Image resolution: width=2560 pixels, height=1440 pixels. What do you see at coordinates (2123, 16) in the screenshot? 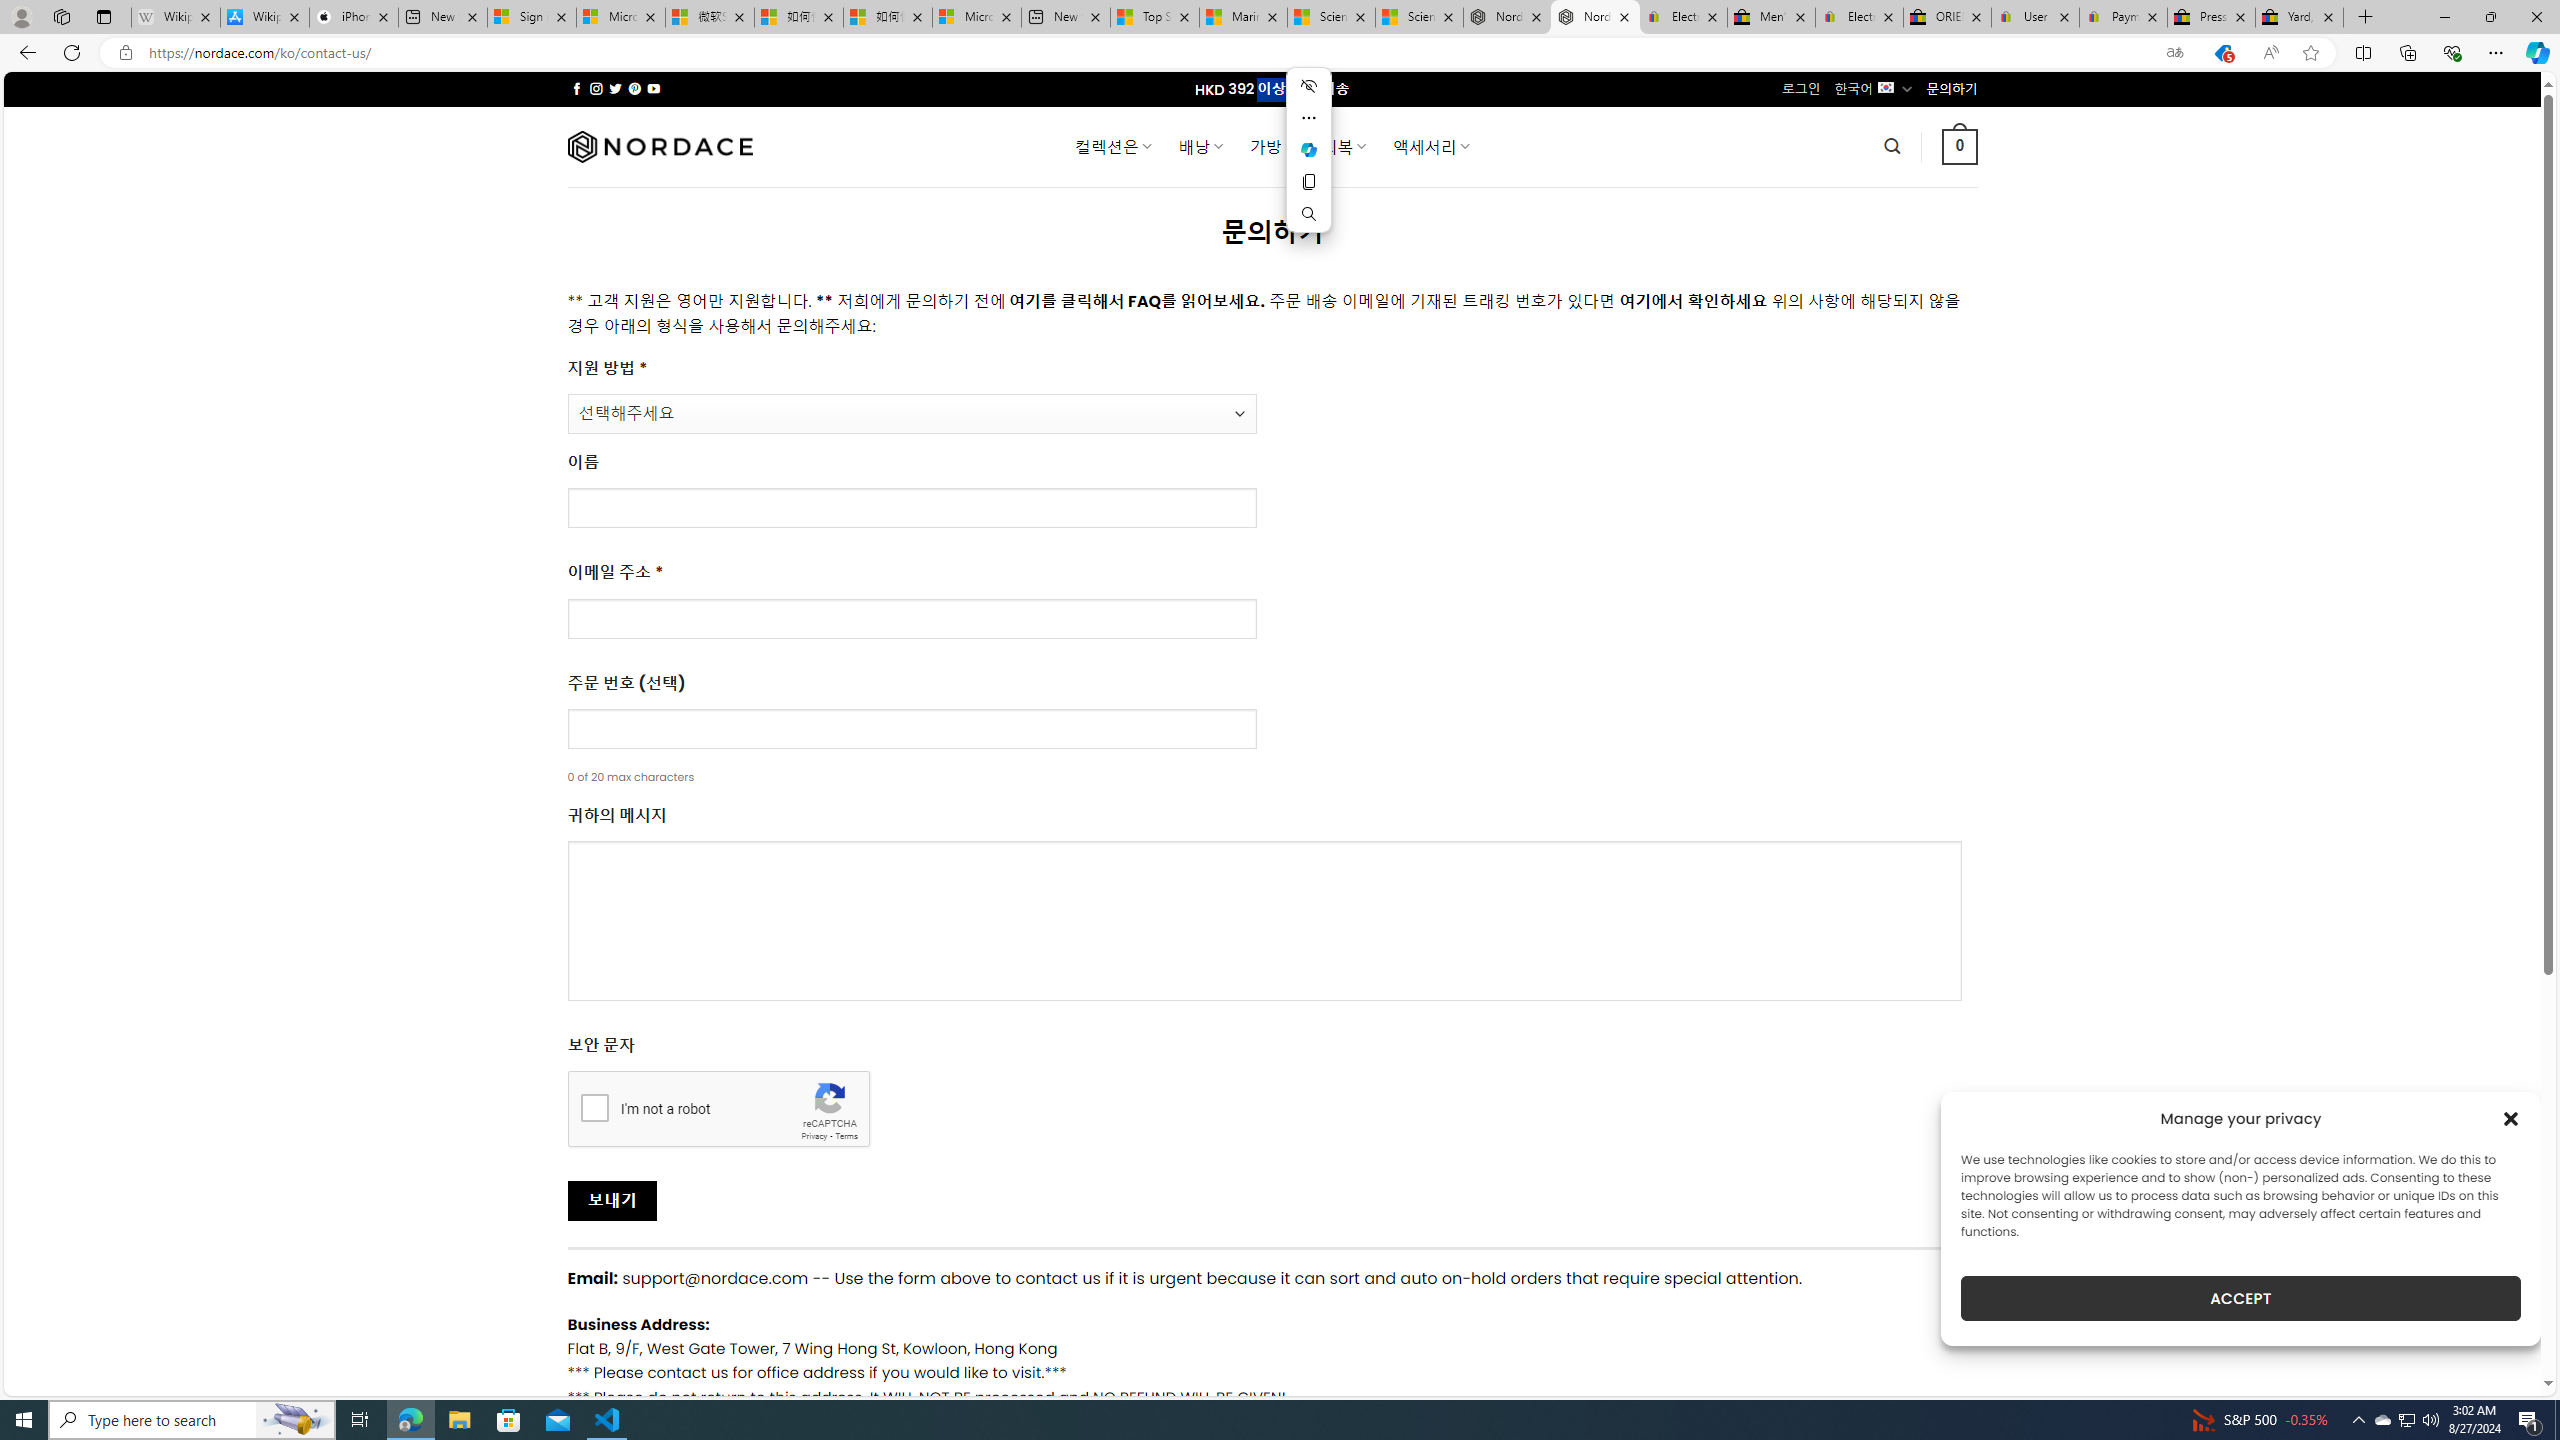
I see `'Payments Terms of Use | eBay.com'` at bounding box center [2123, 16].